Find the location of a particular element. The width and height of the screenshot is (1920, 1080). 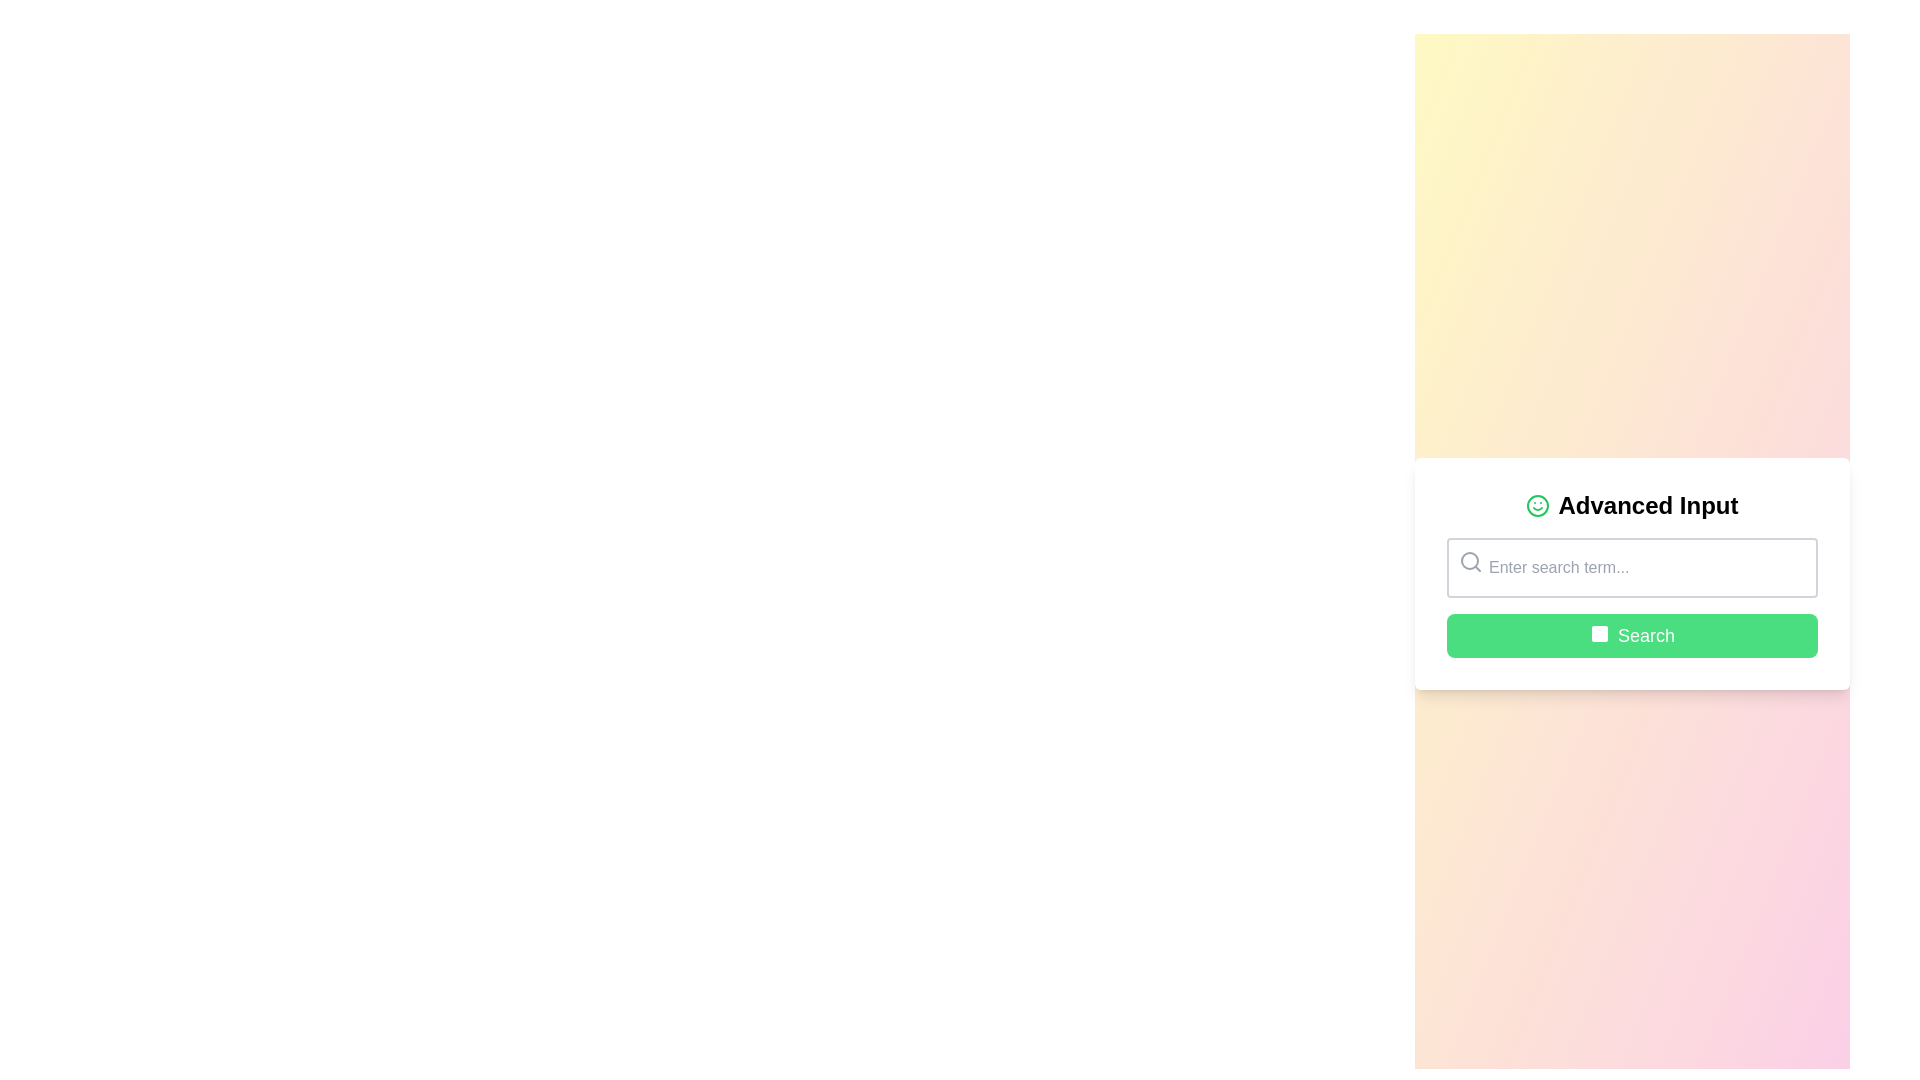

the SVG circle that represents the magnifying glass in the search icon, located to the left of the input box in the advanced search section is located at coordinates (1469, 560).